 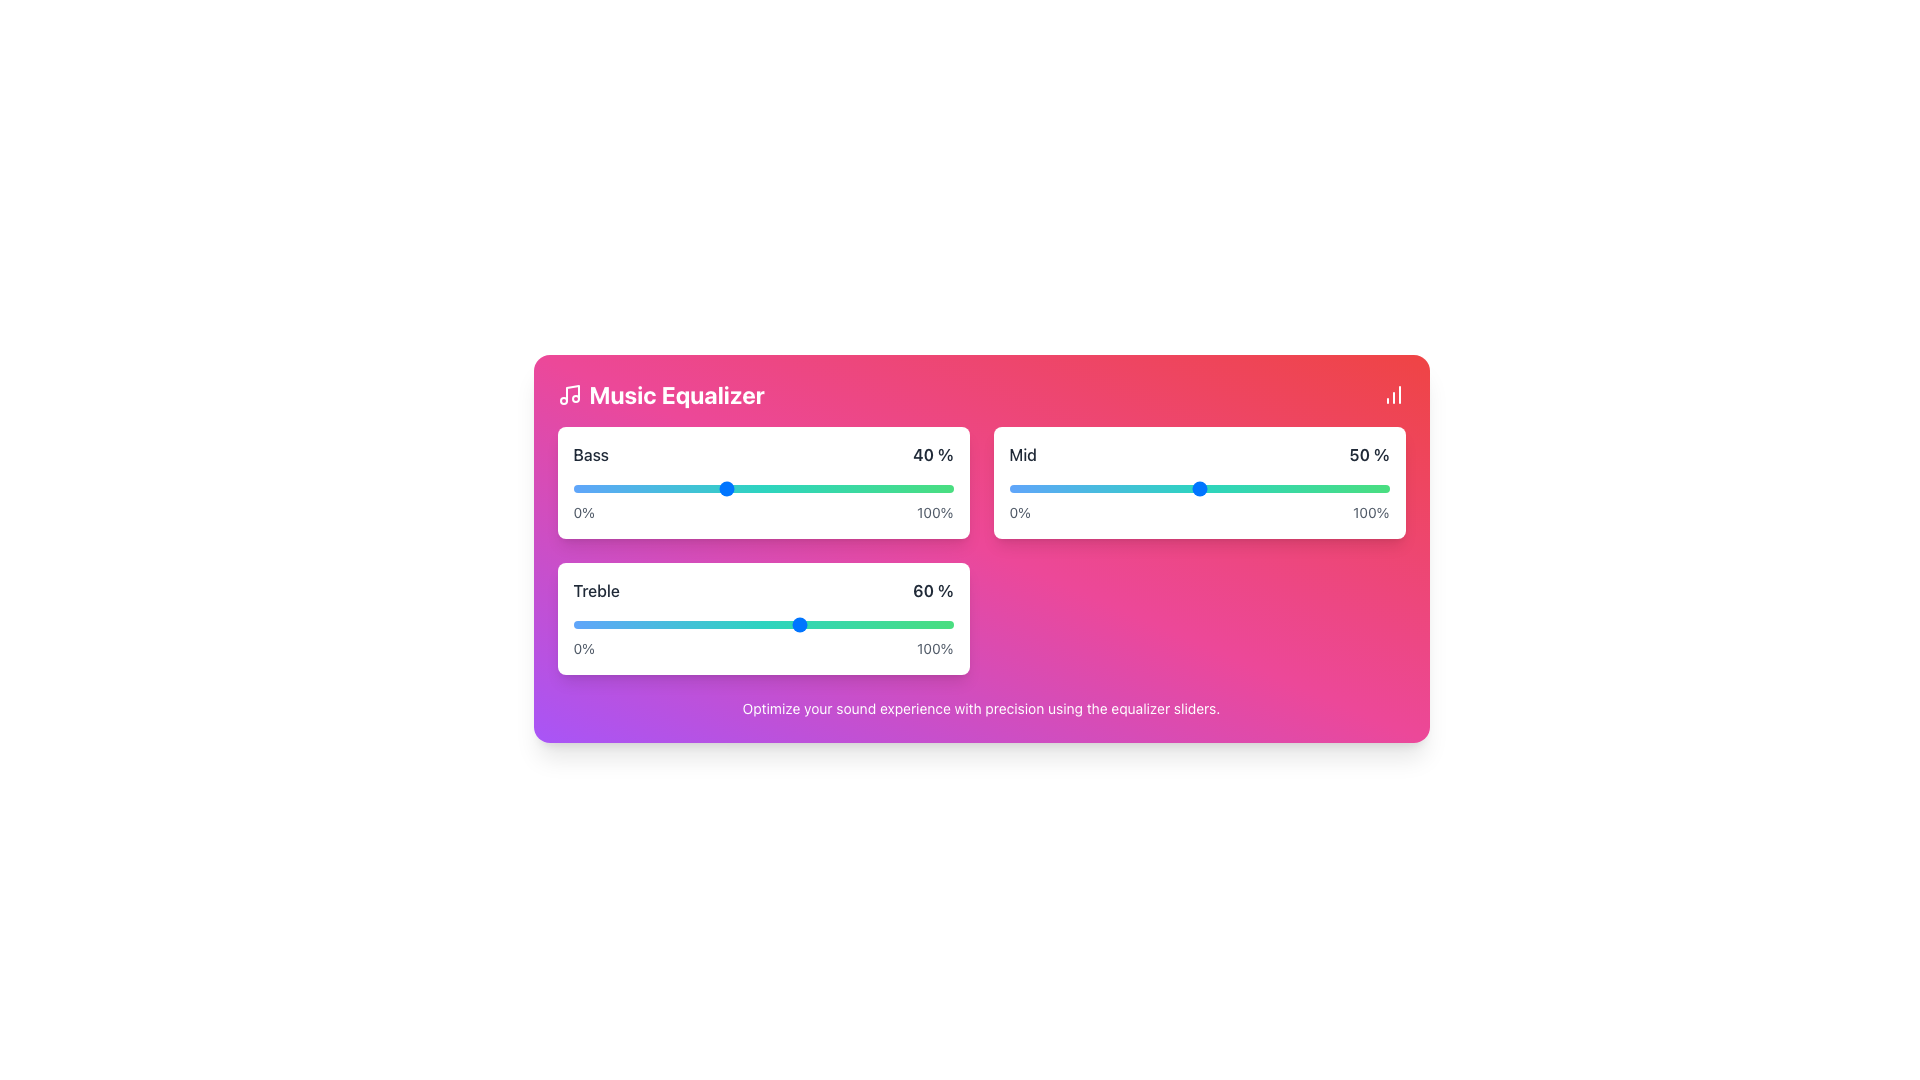 What do you see at coordinates (1039, 489) in the screenshot?
I see `the mid-level equalizer` at bounding box center [1039, 489].